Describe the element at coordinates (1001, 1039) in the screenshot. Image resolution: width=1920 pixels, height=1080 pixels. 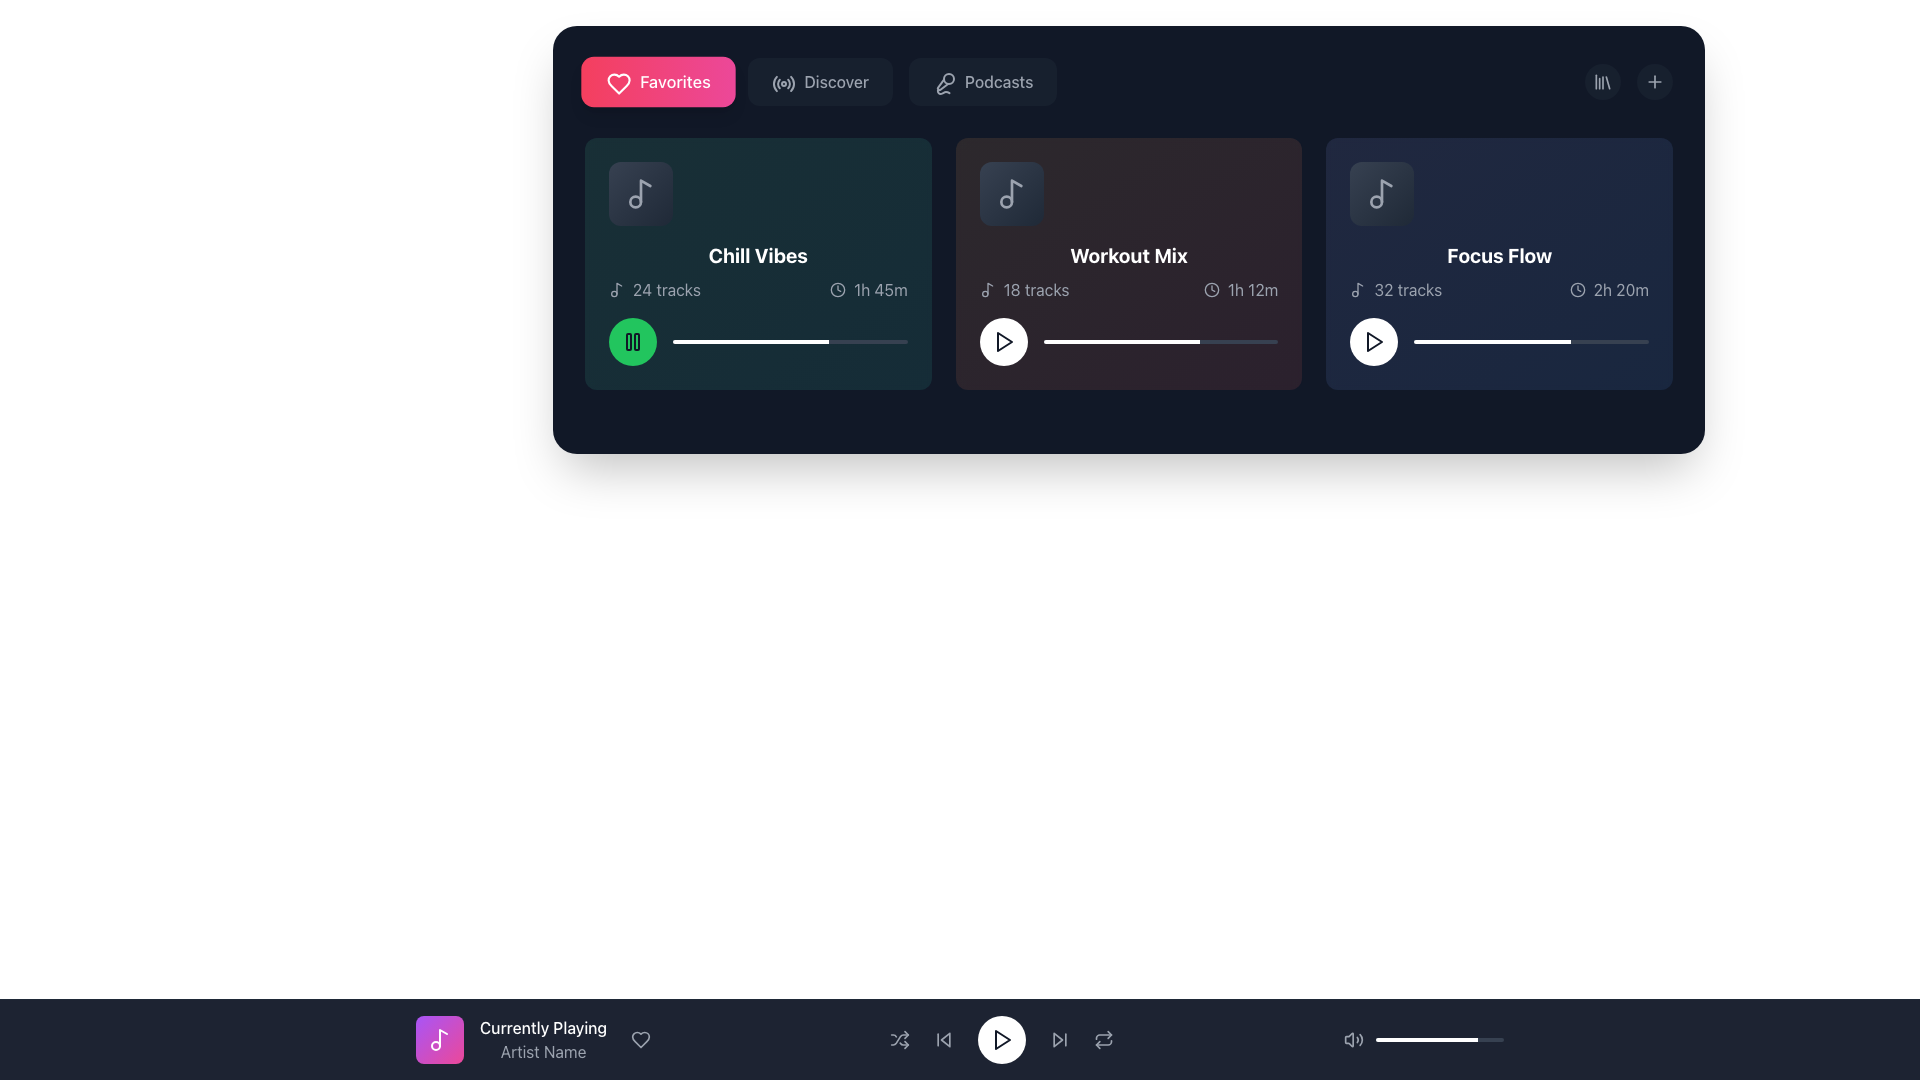
I see `the play icon button, which is a triangle pointing to the right, located in the center of the bottom navigation bar to play` at that location.